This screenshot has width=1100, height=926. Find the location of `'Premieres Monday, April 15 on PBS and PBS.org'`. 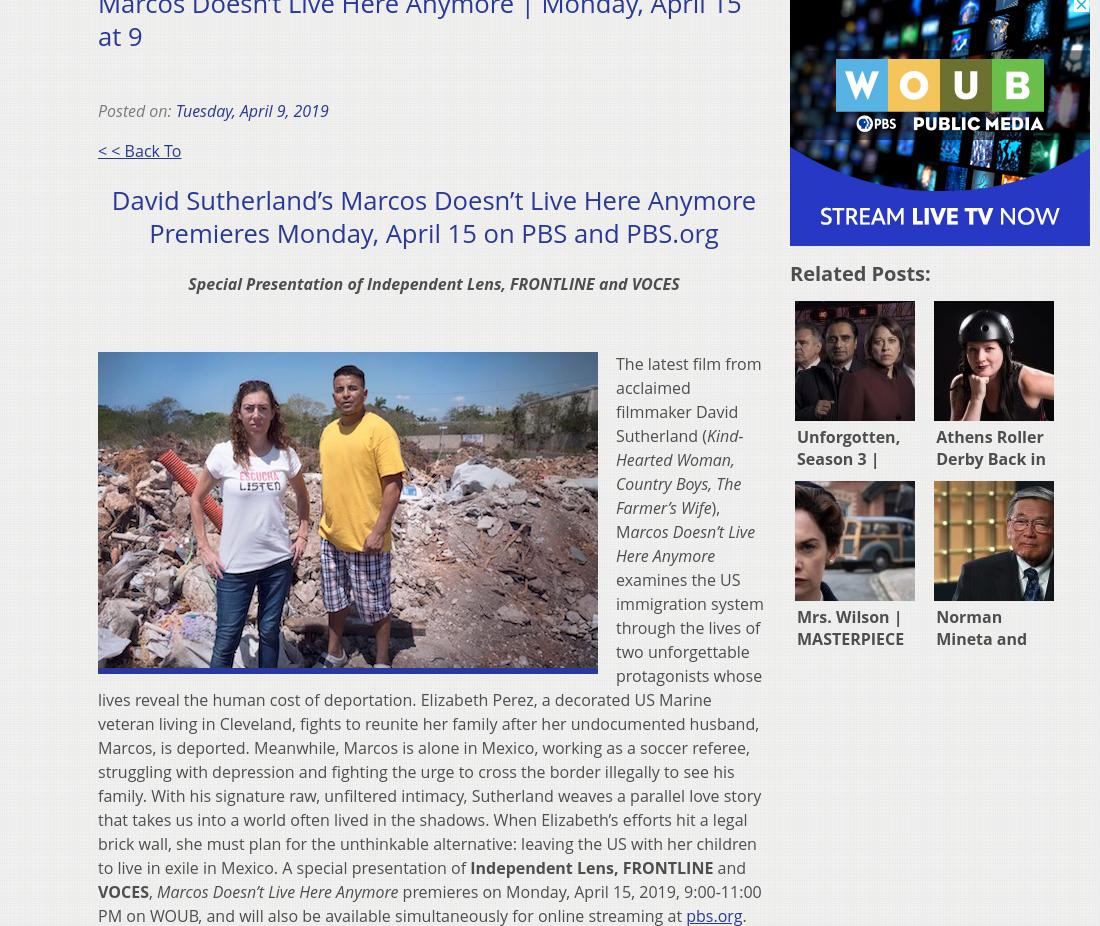

'Premieres Monday, April 15 on PBS and PBS.org' is located at coordinates (148, 233).